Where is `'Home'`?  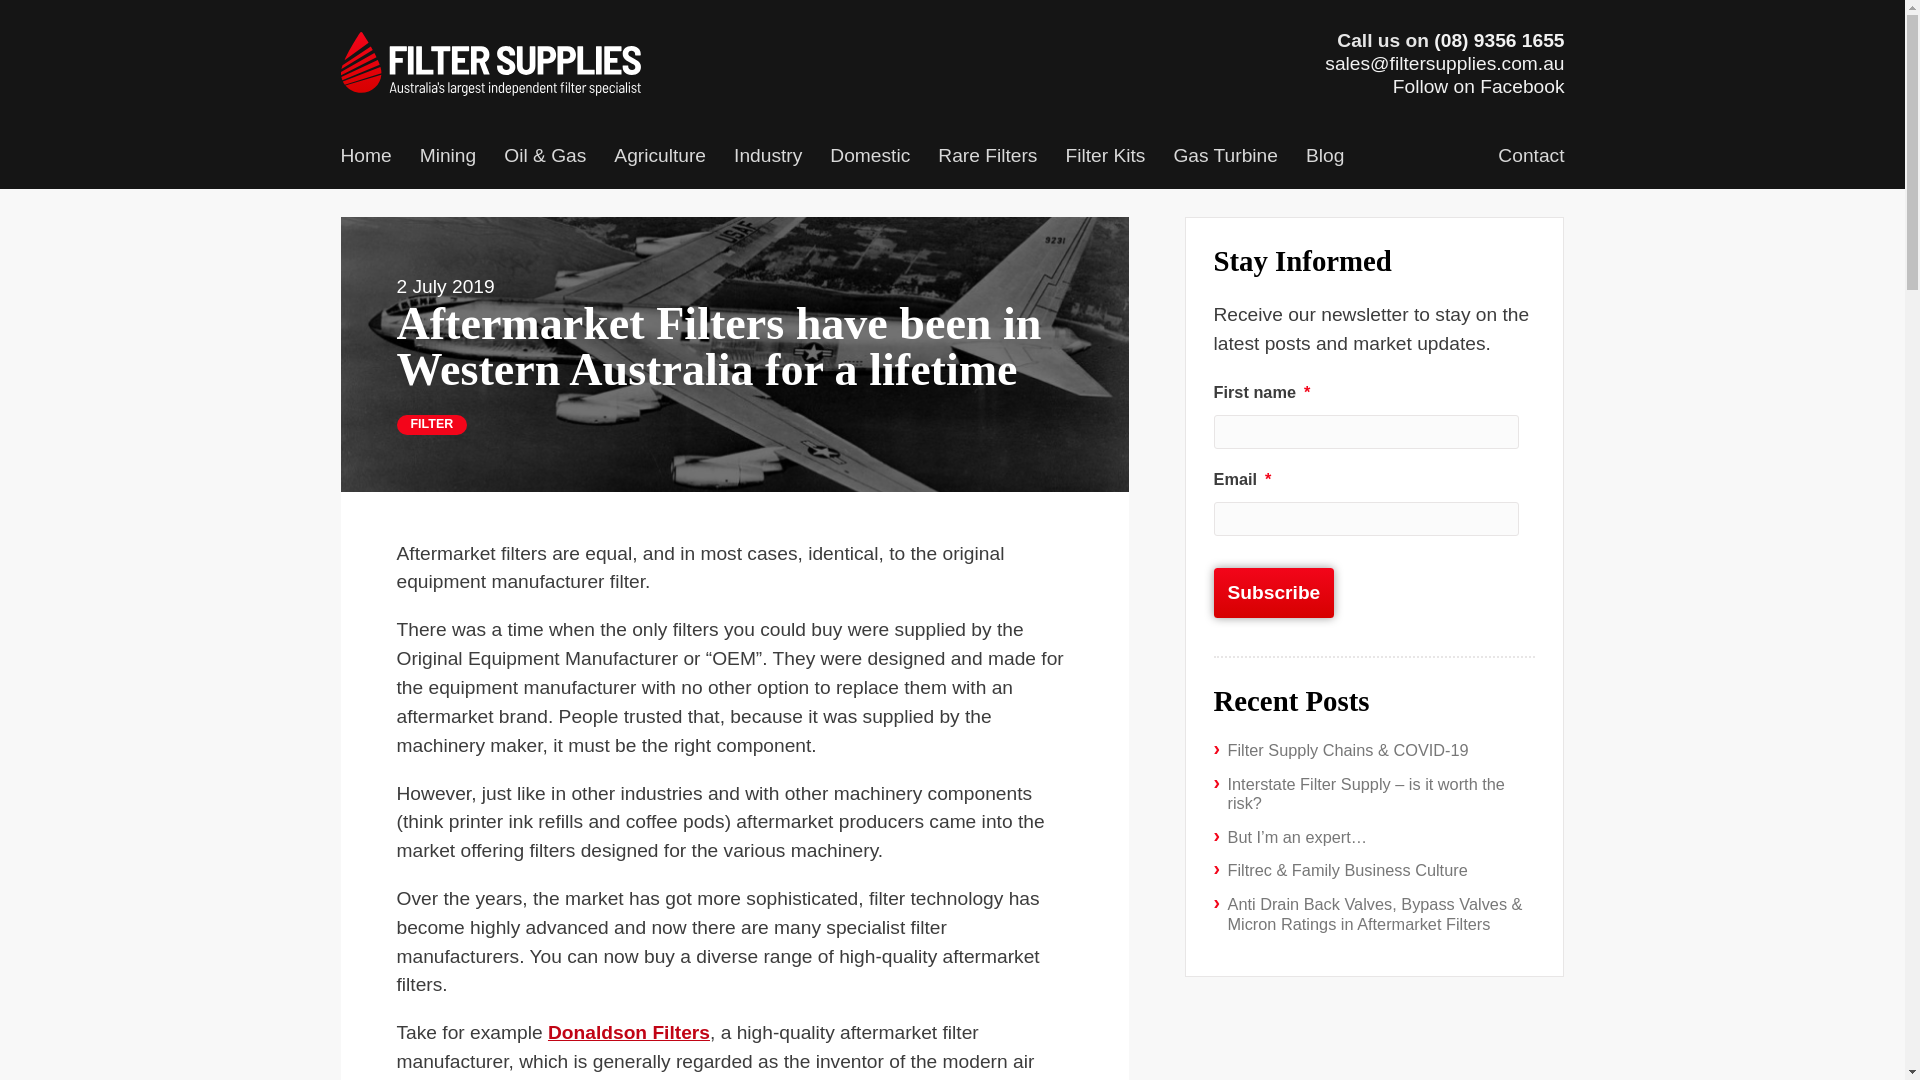
'Home' is located at coordinates (365, 157).